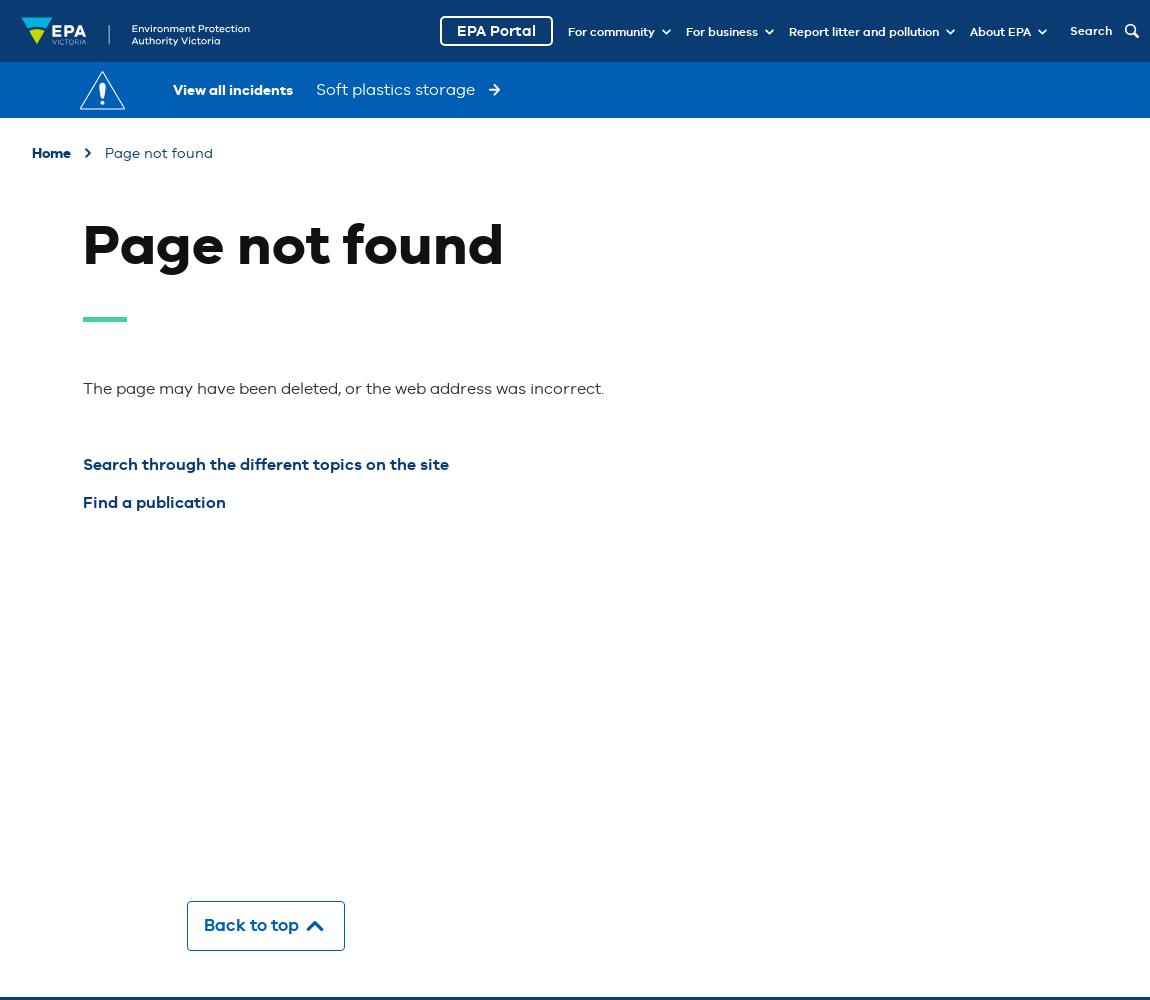 The height and width of the screenshot is (1000, 1150). I want to click on 'Home', so click(30, 153).